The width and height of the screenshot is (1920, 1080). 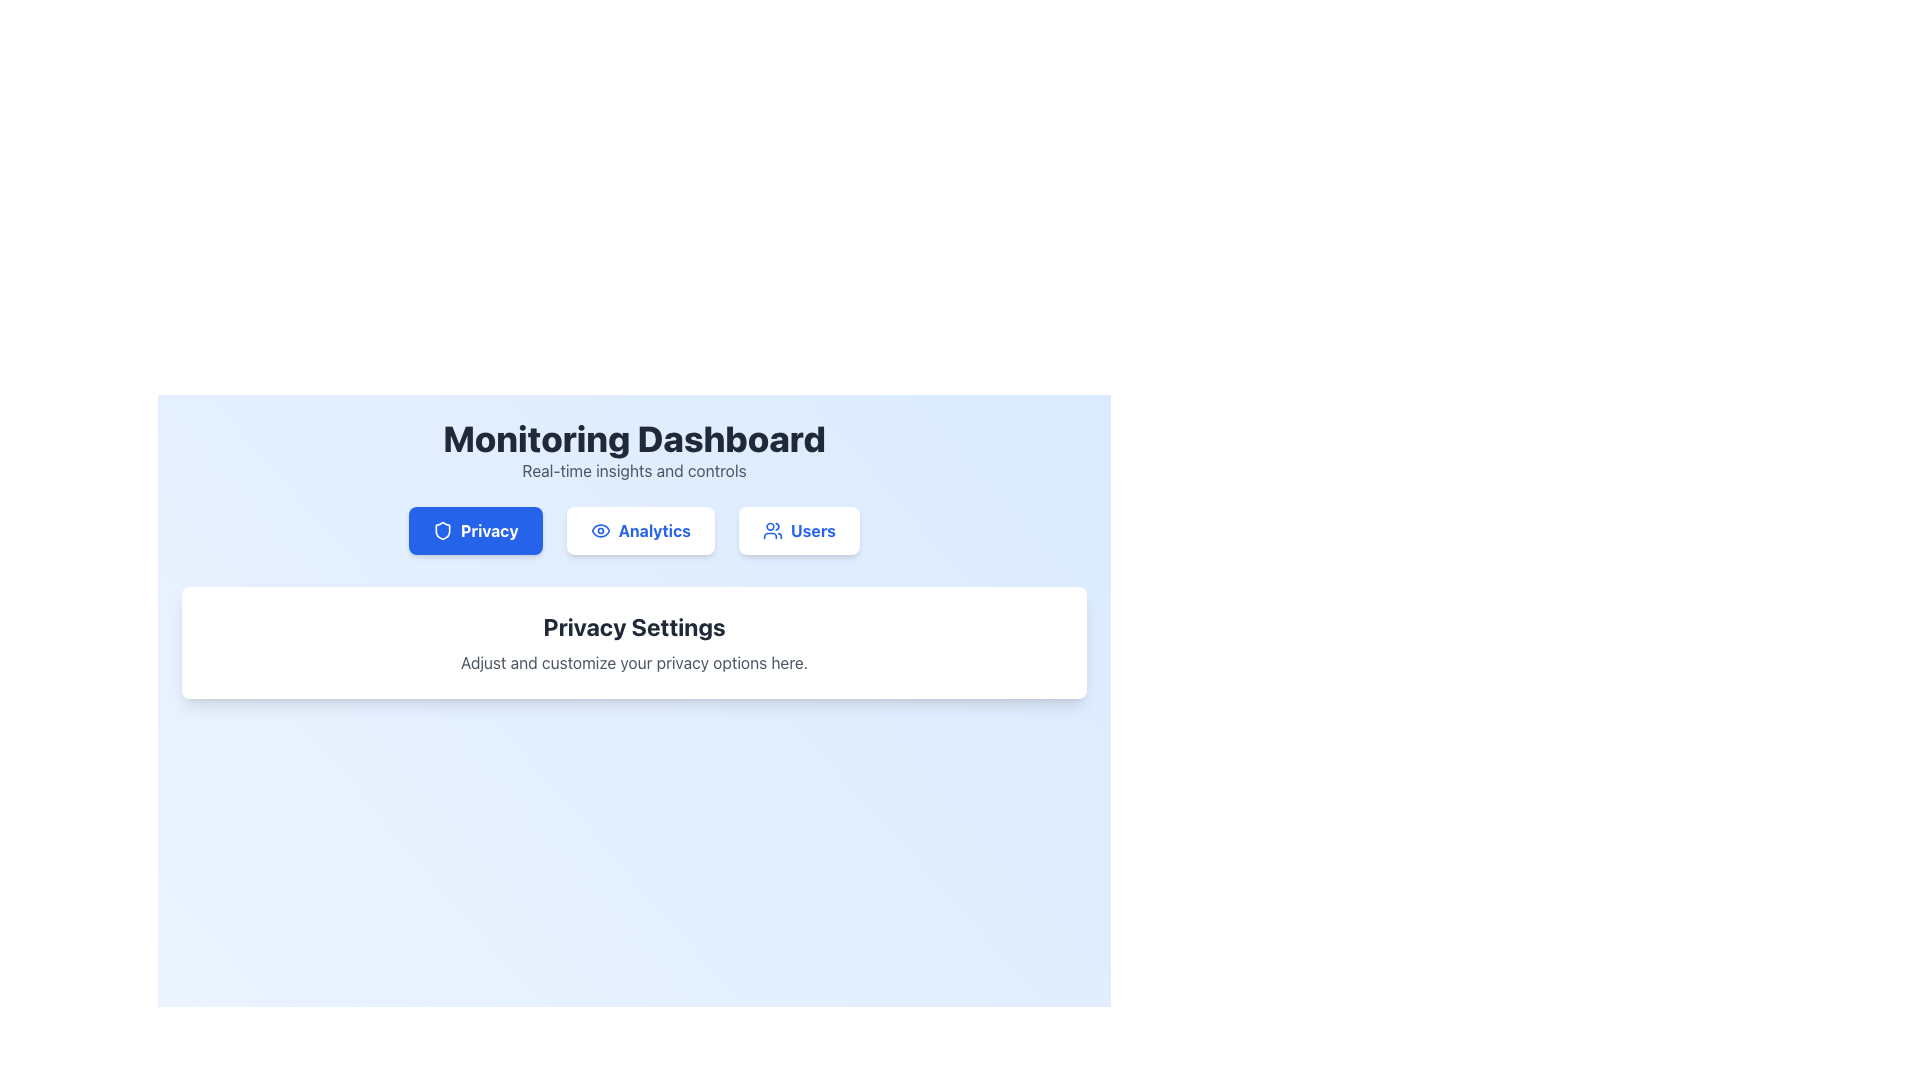 I want to click on text displayed in the 'Monitoring Dashboard' section, which includes the heading 'Monitoring Dashboard' and the subtitle 'Real-time insights and controls', so click(x=633, y=451).